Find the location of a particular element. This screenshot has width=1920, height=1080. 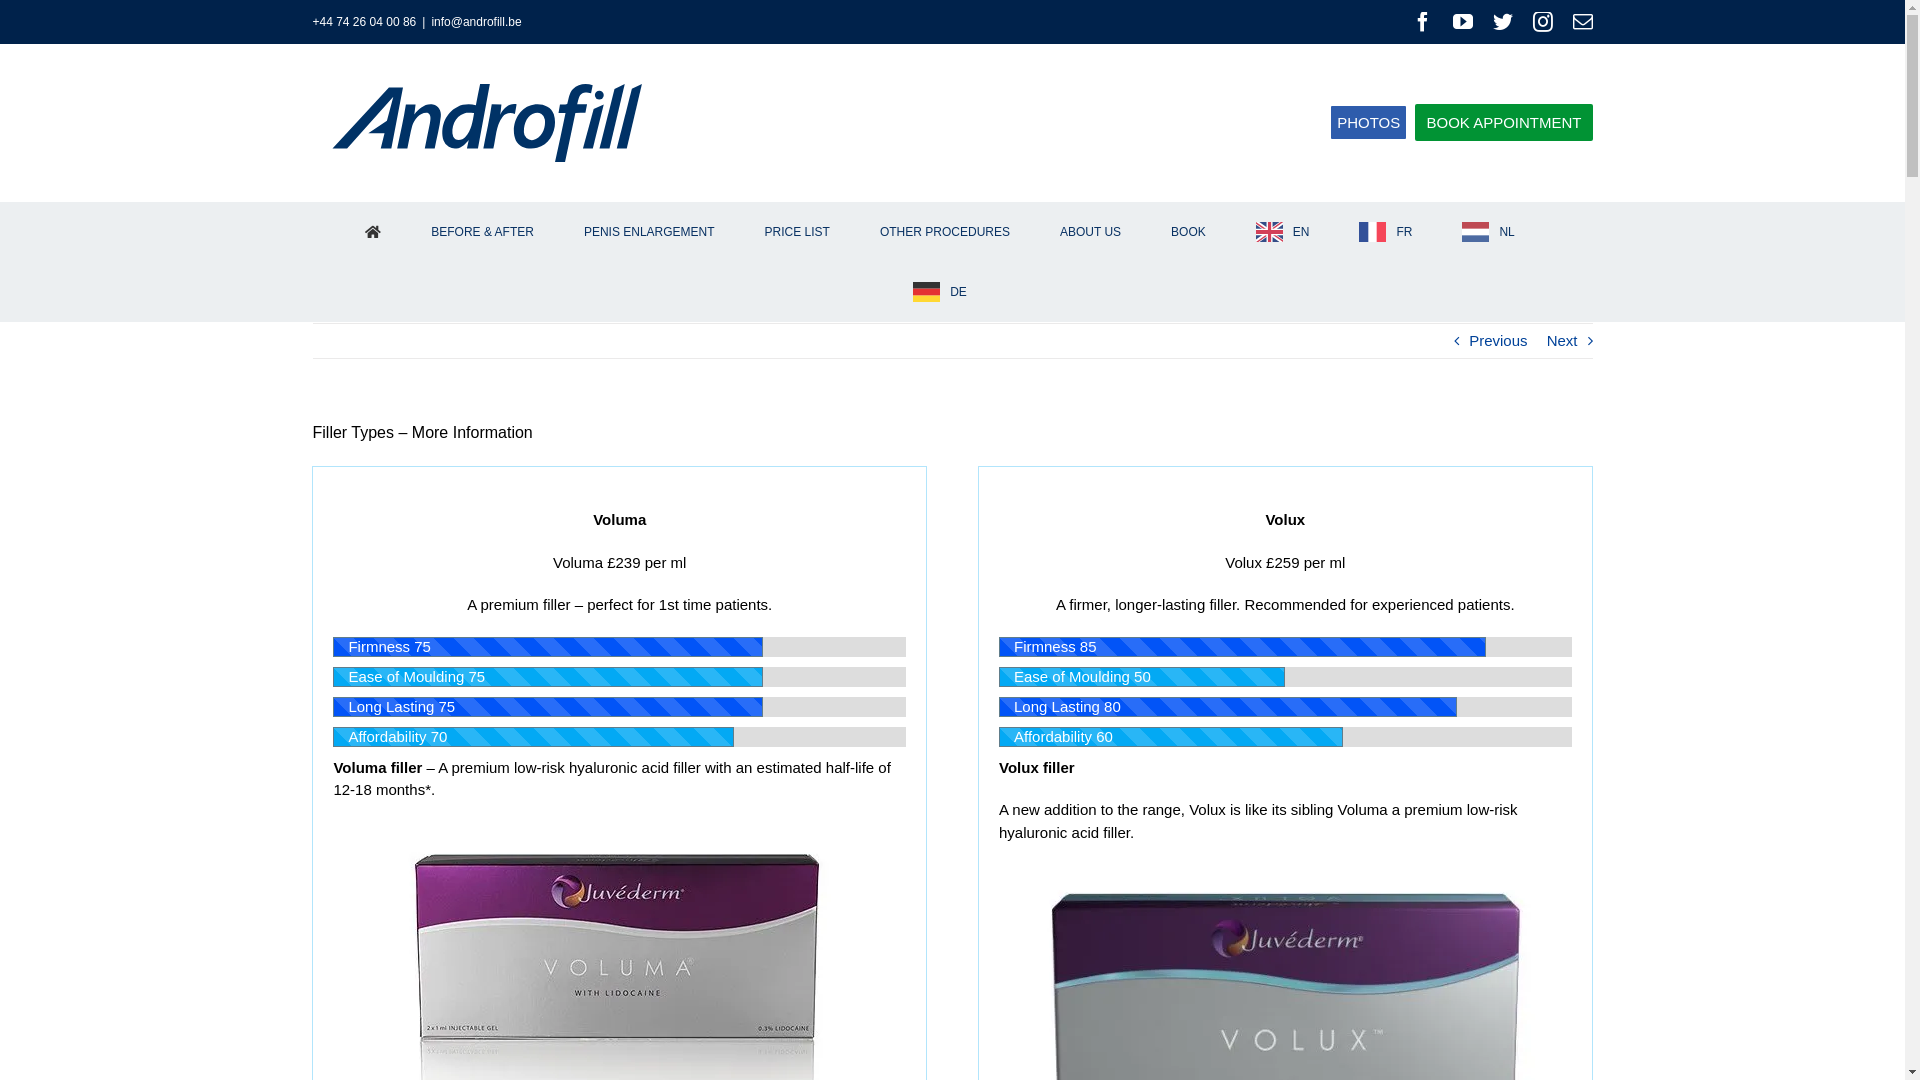

'Instagram' is located at coordinates (1540, 22).